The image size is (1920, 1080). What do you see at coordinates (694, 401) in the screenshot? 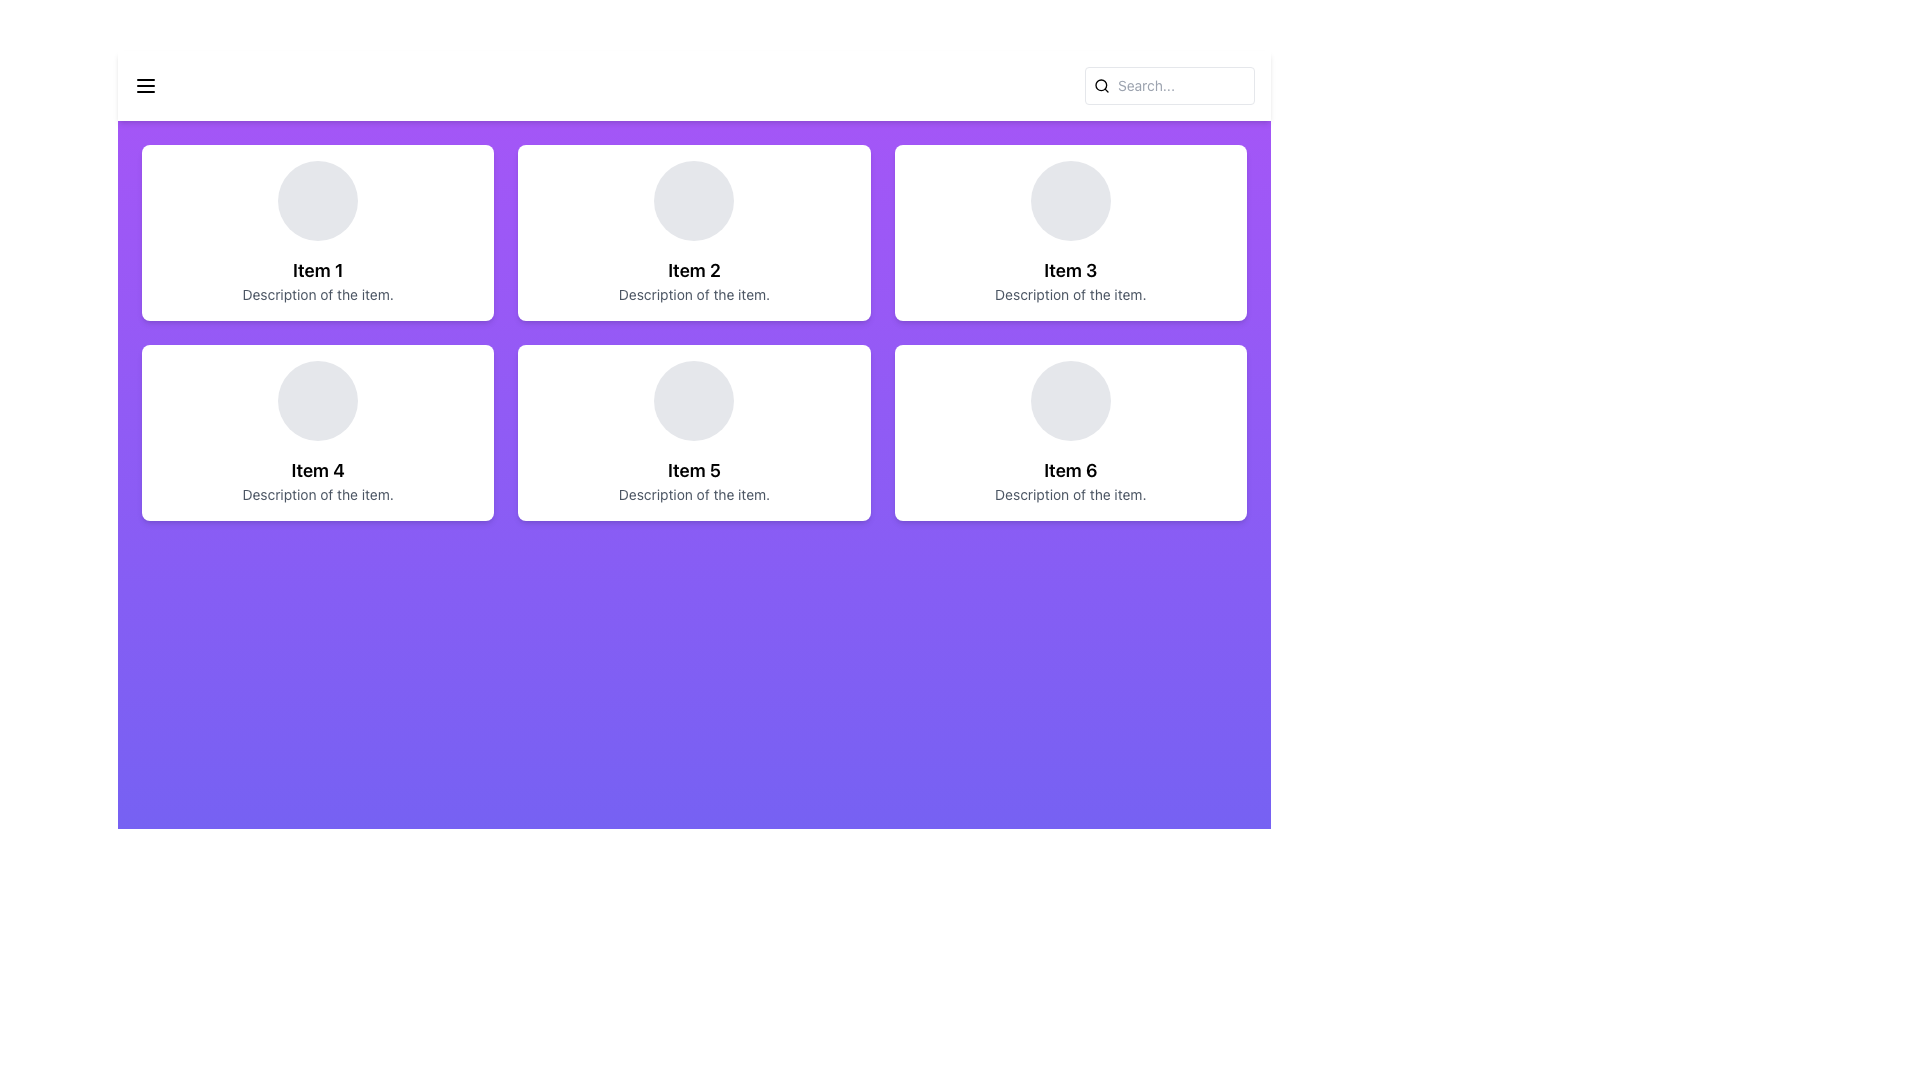
I see `the decorative visual or placeholder element located in the upper central section of the card labeled 'Item 5', which is in the second row and second column of the grid layout` at bounding box center [694, 401].